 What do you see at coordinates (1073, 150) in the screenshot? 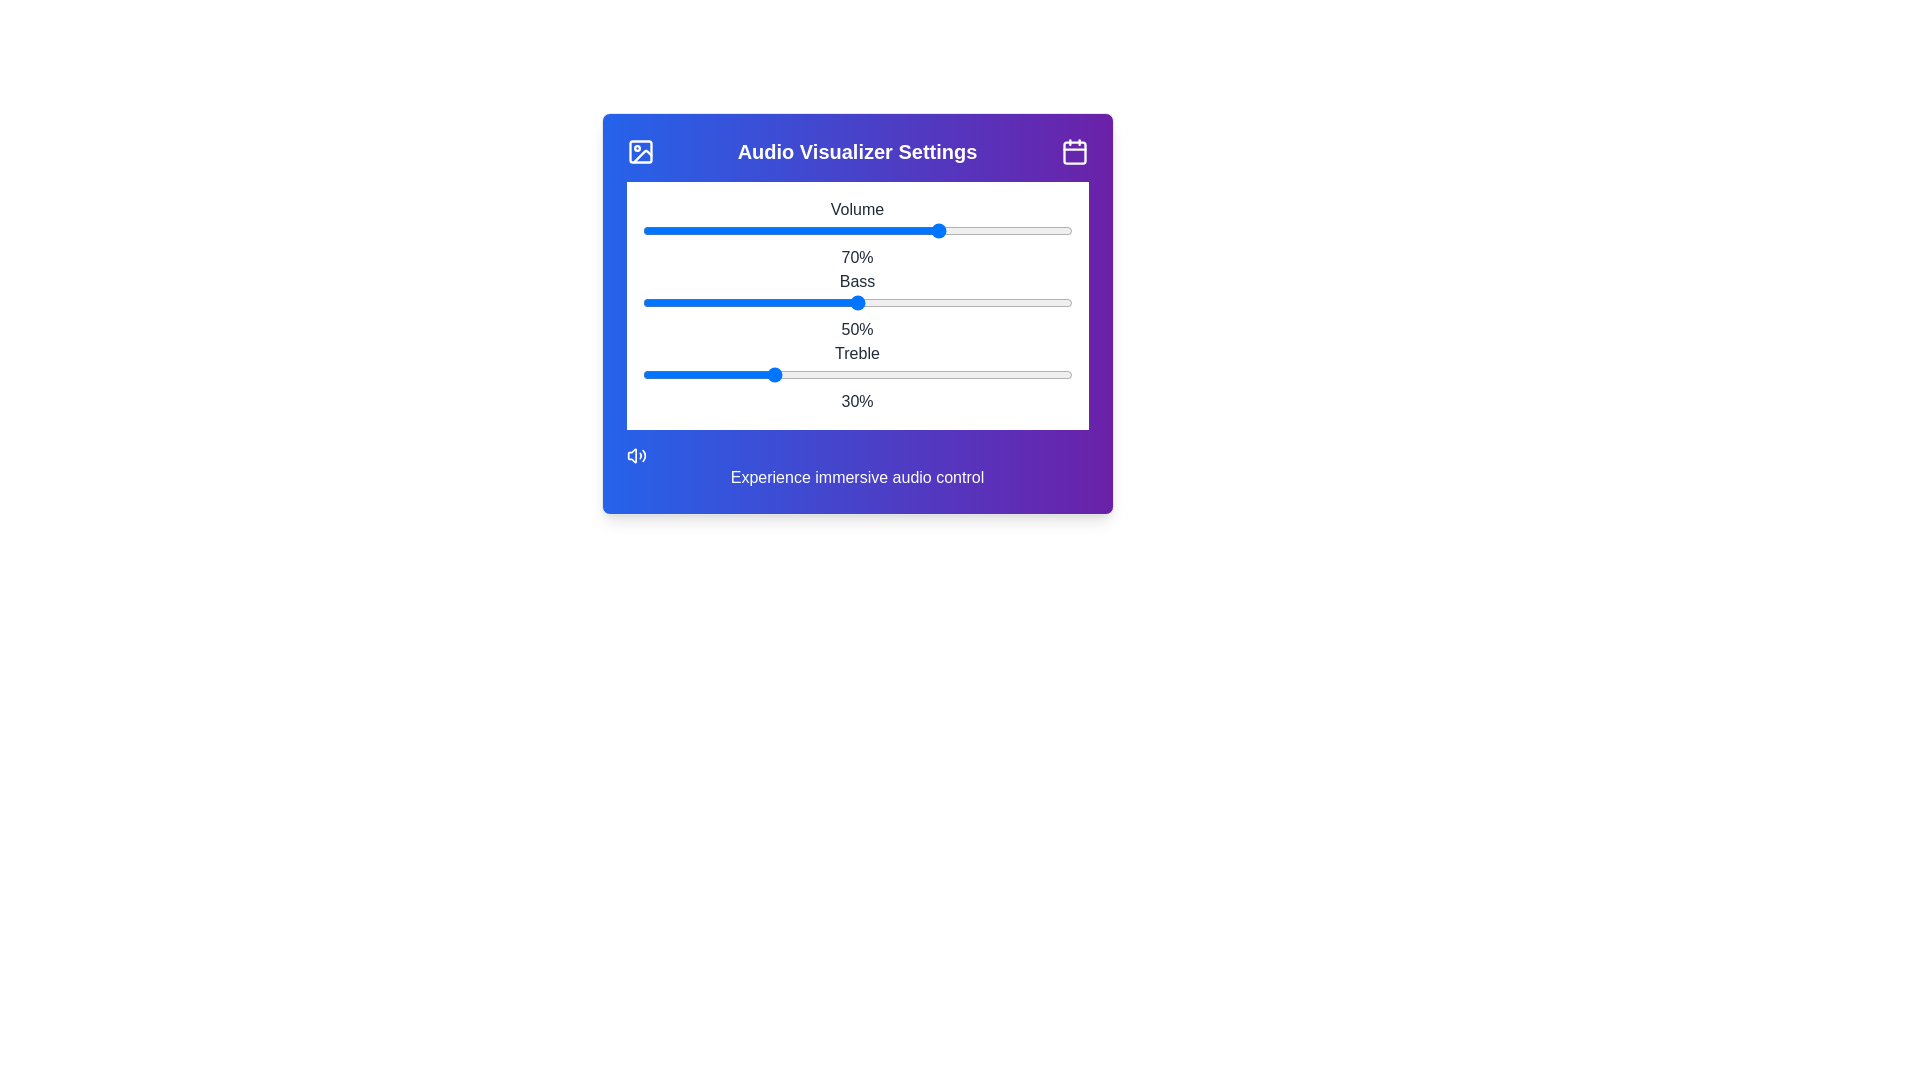
I see `the calendar icon to open related functionalities` at bounding box center [1073, 150].